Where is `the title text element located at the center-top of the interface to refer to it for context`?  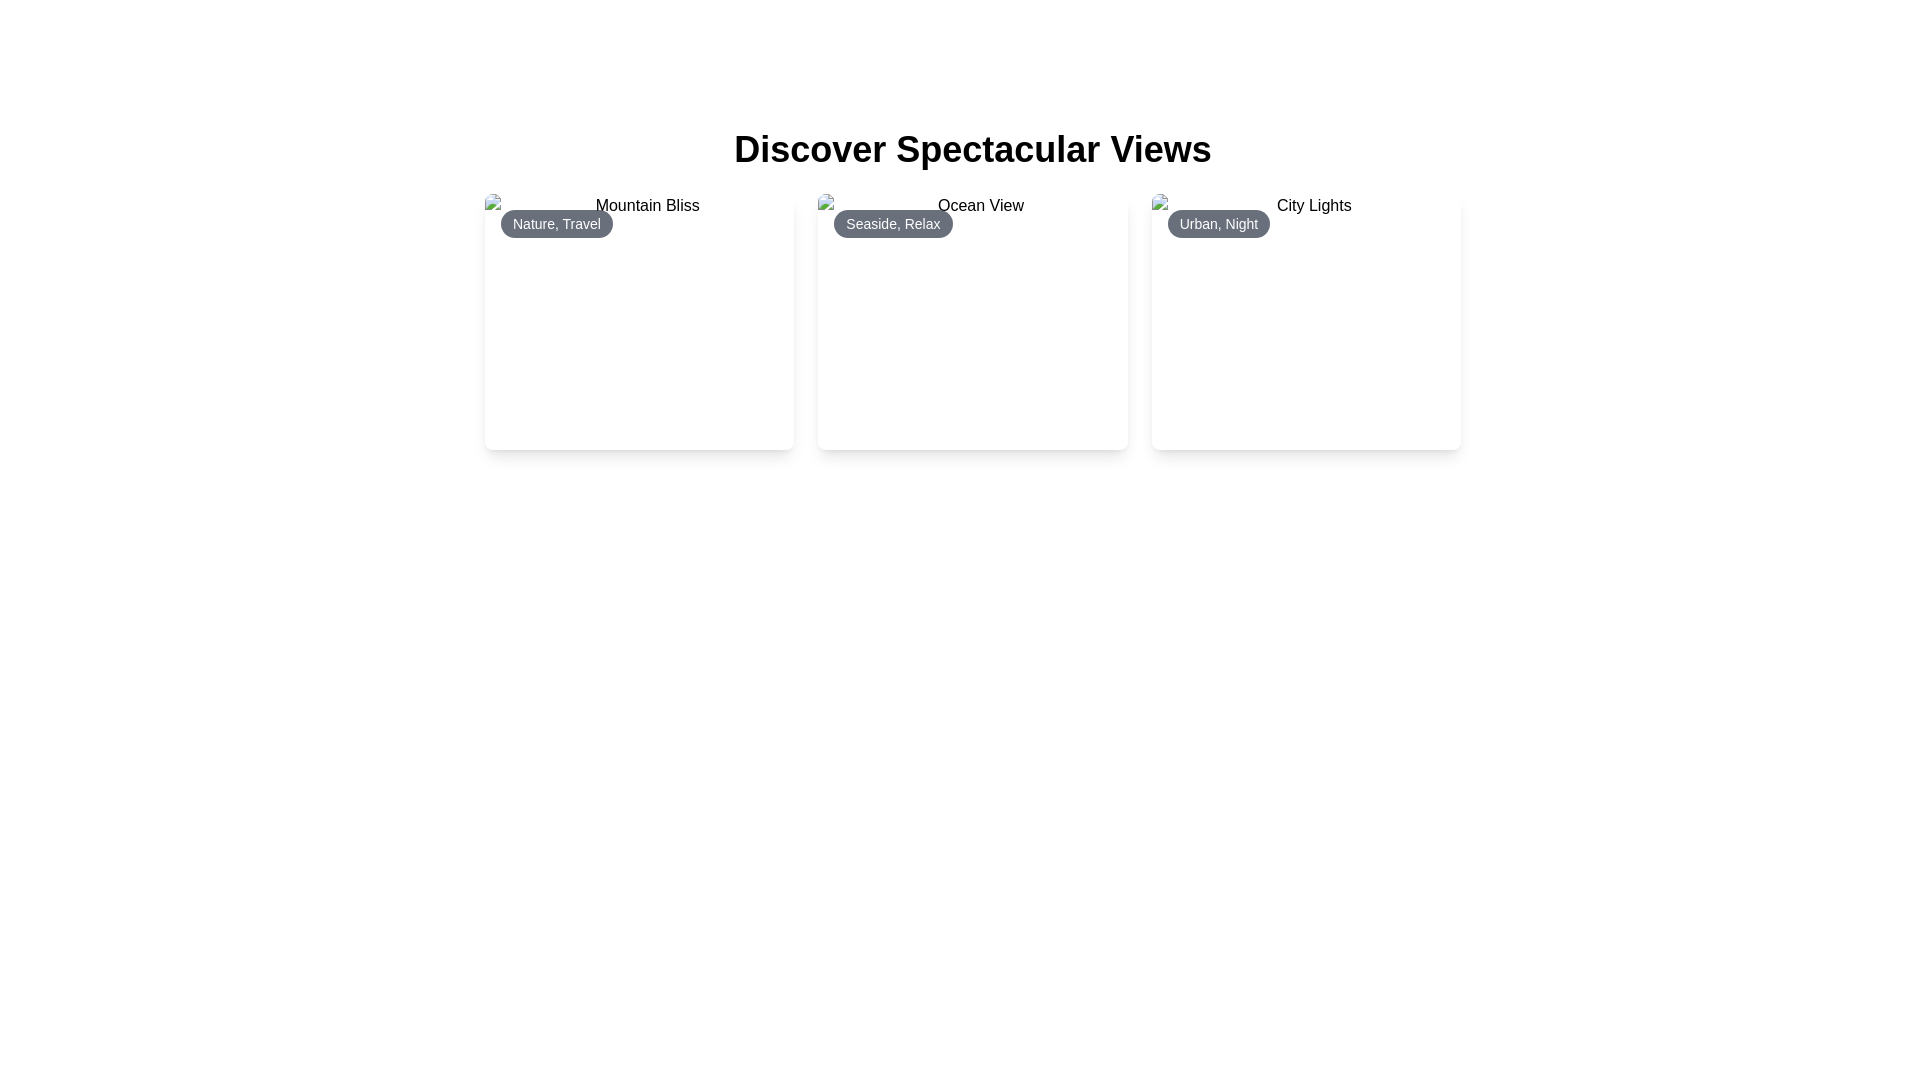 the title text element located at the center-top of the interface to refer to it for context is located at coordinates (973, 149).